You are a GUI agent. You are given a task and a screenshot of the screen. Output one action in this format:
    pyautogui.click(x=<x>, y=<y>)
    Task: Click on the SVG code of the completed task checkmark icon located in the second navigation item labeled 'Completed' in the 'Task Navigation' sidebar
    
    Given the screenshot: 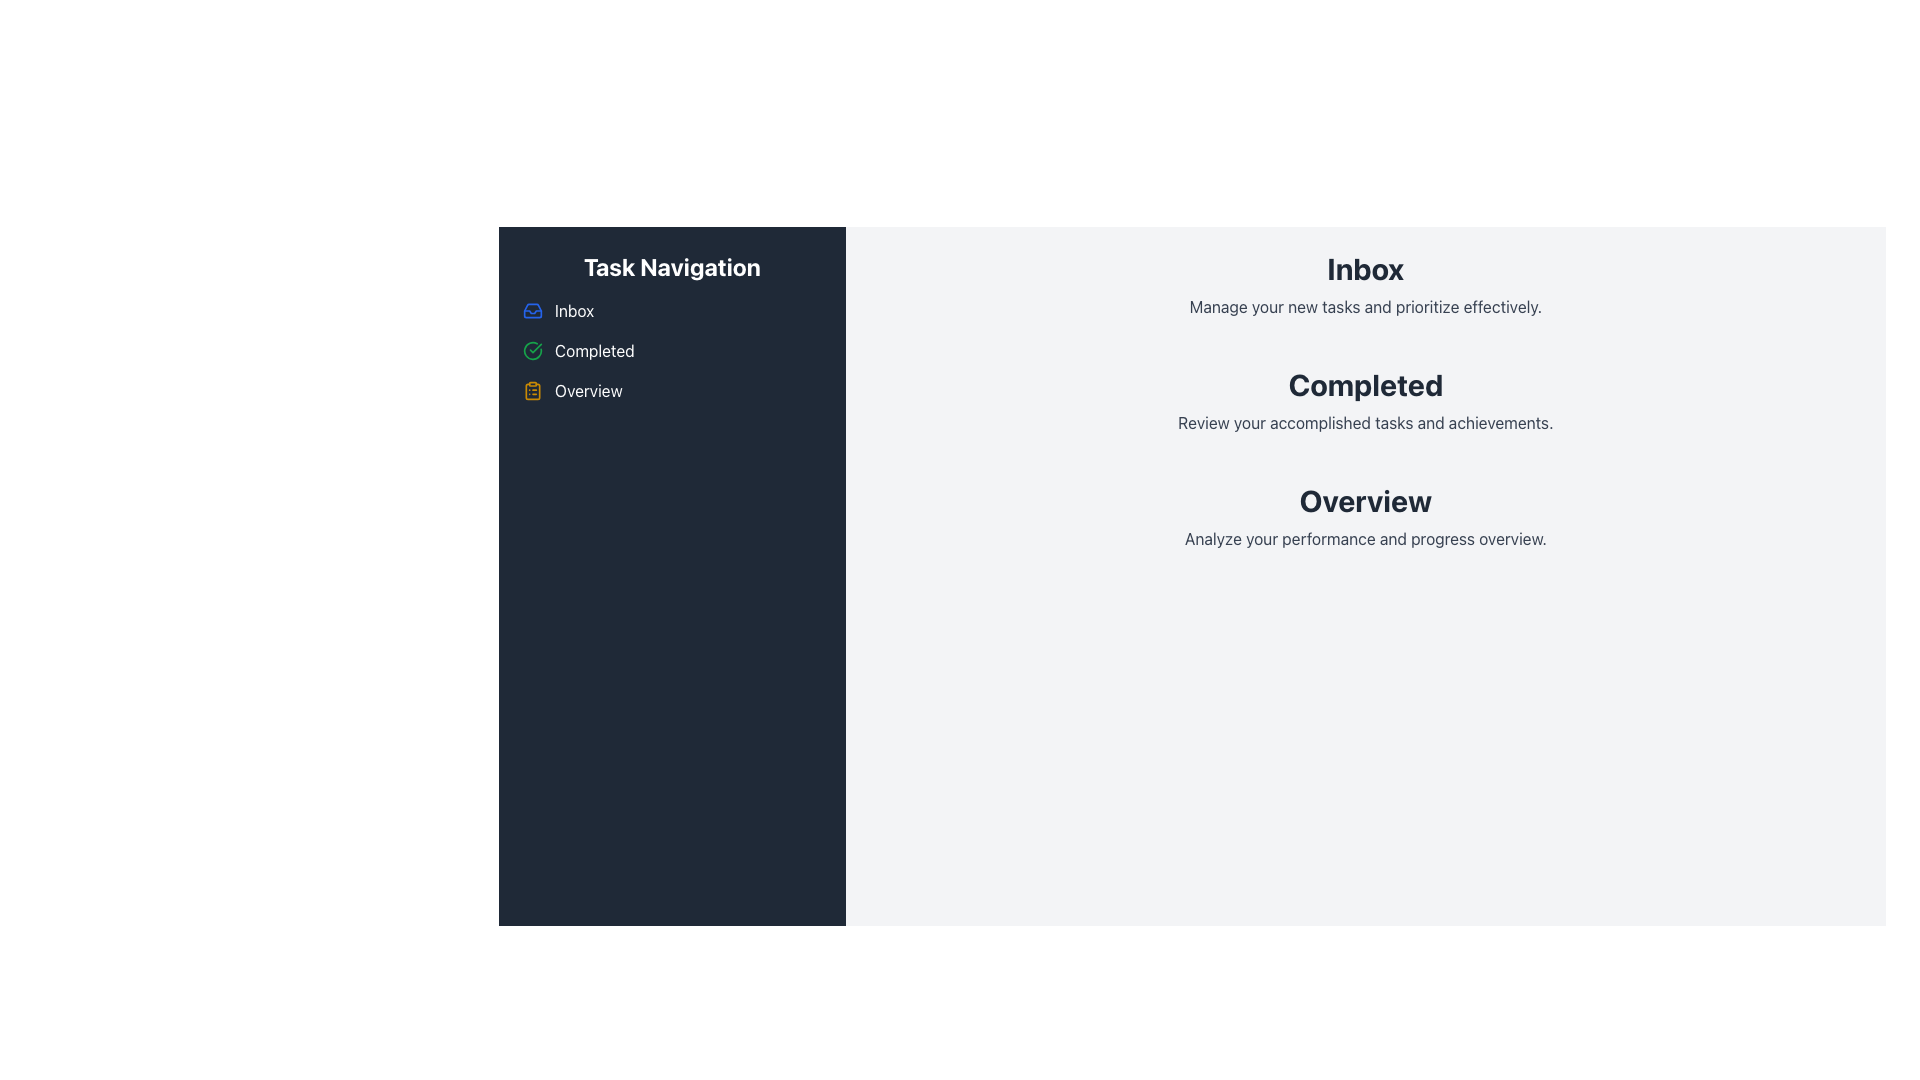 What is the action you would take?
    pyautogui.click(x=532, y=350)
    